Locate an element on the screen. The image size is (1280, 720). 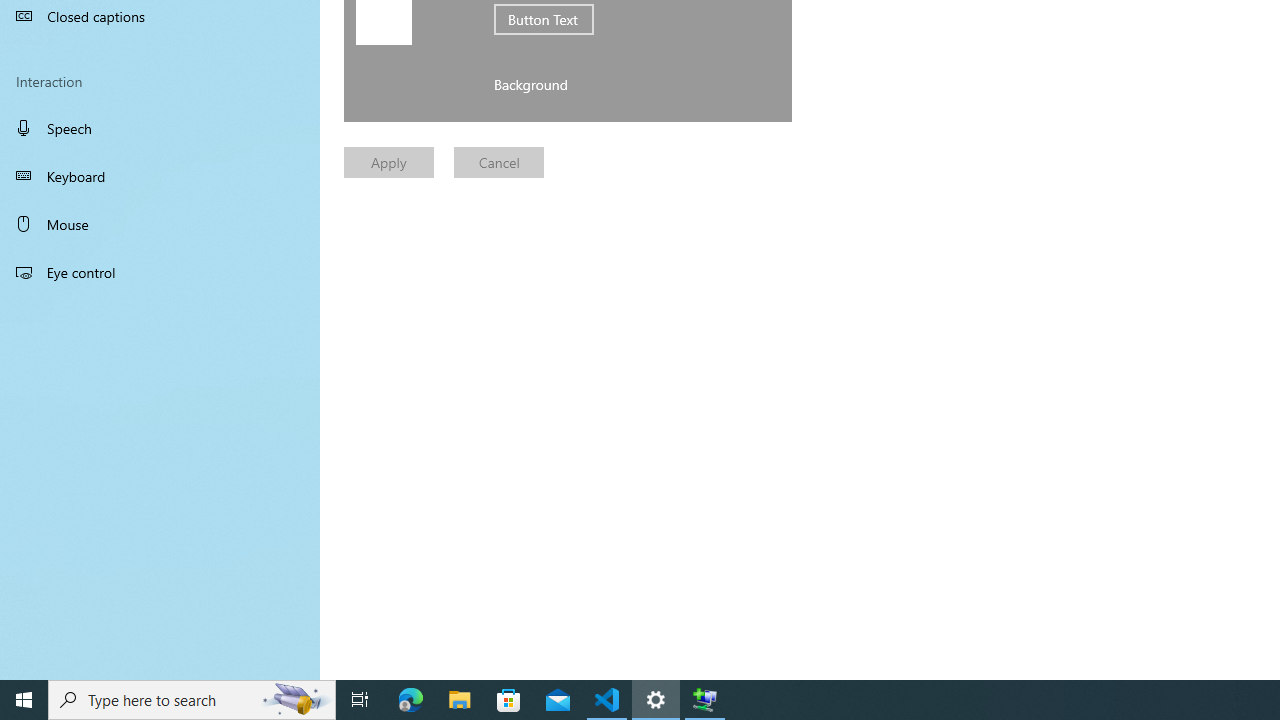
'Search highlights icon opens search home window' is located at coordinates (294, 698).